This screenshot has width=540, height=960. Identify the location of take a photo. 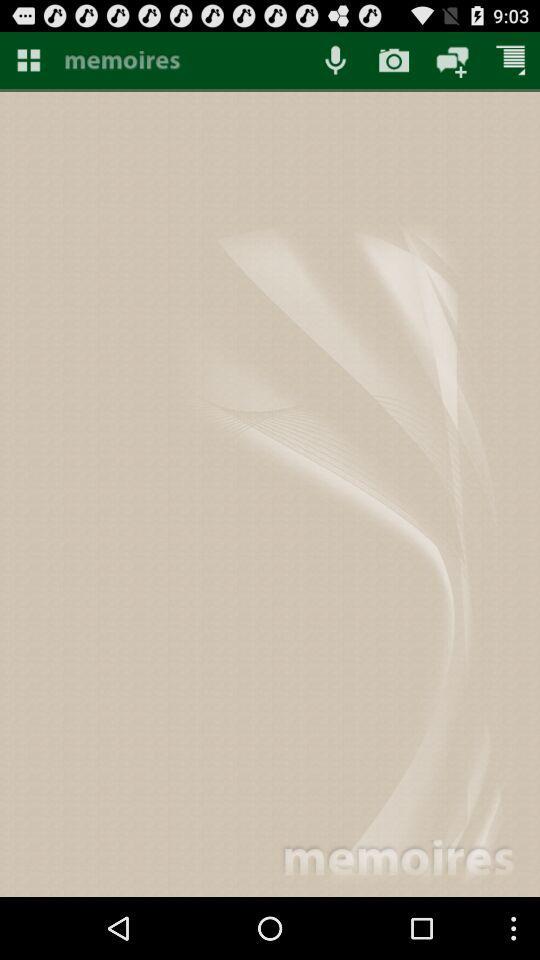
(394, 59).